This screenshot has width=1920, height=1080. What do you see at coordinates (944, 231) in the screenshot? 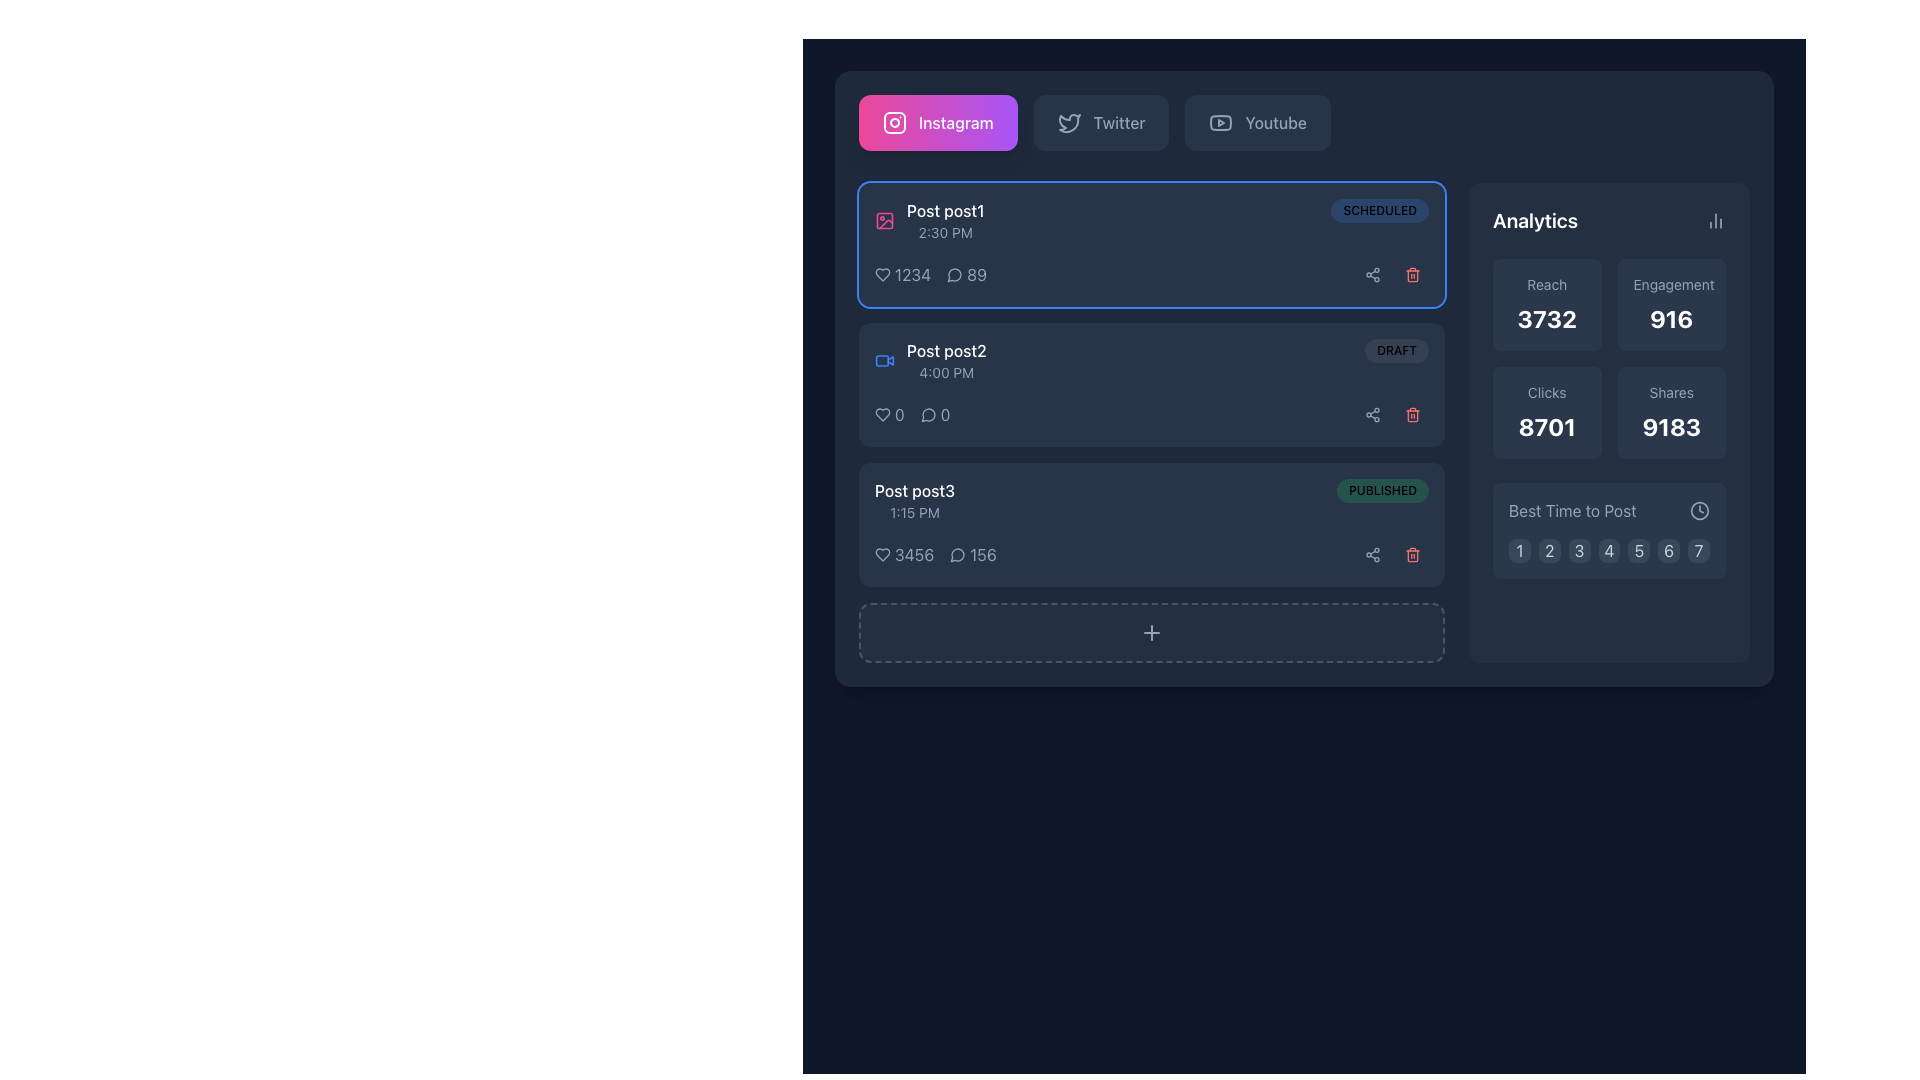
I see `the time display showing '2:30 PM' in gray-colored font located under the title of post 'post1'` at bounding box center [944, 231].